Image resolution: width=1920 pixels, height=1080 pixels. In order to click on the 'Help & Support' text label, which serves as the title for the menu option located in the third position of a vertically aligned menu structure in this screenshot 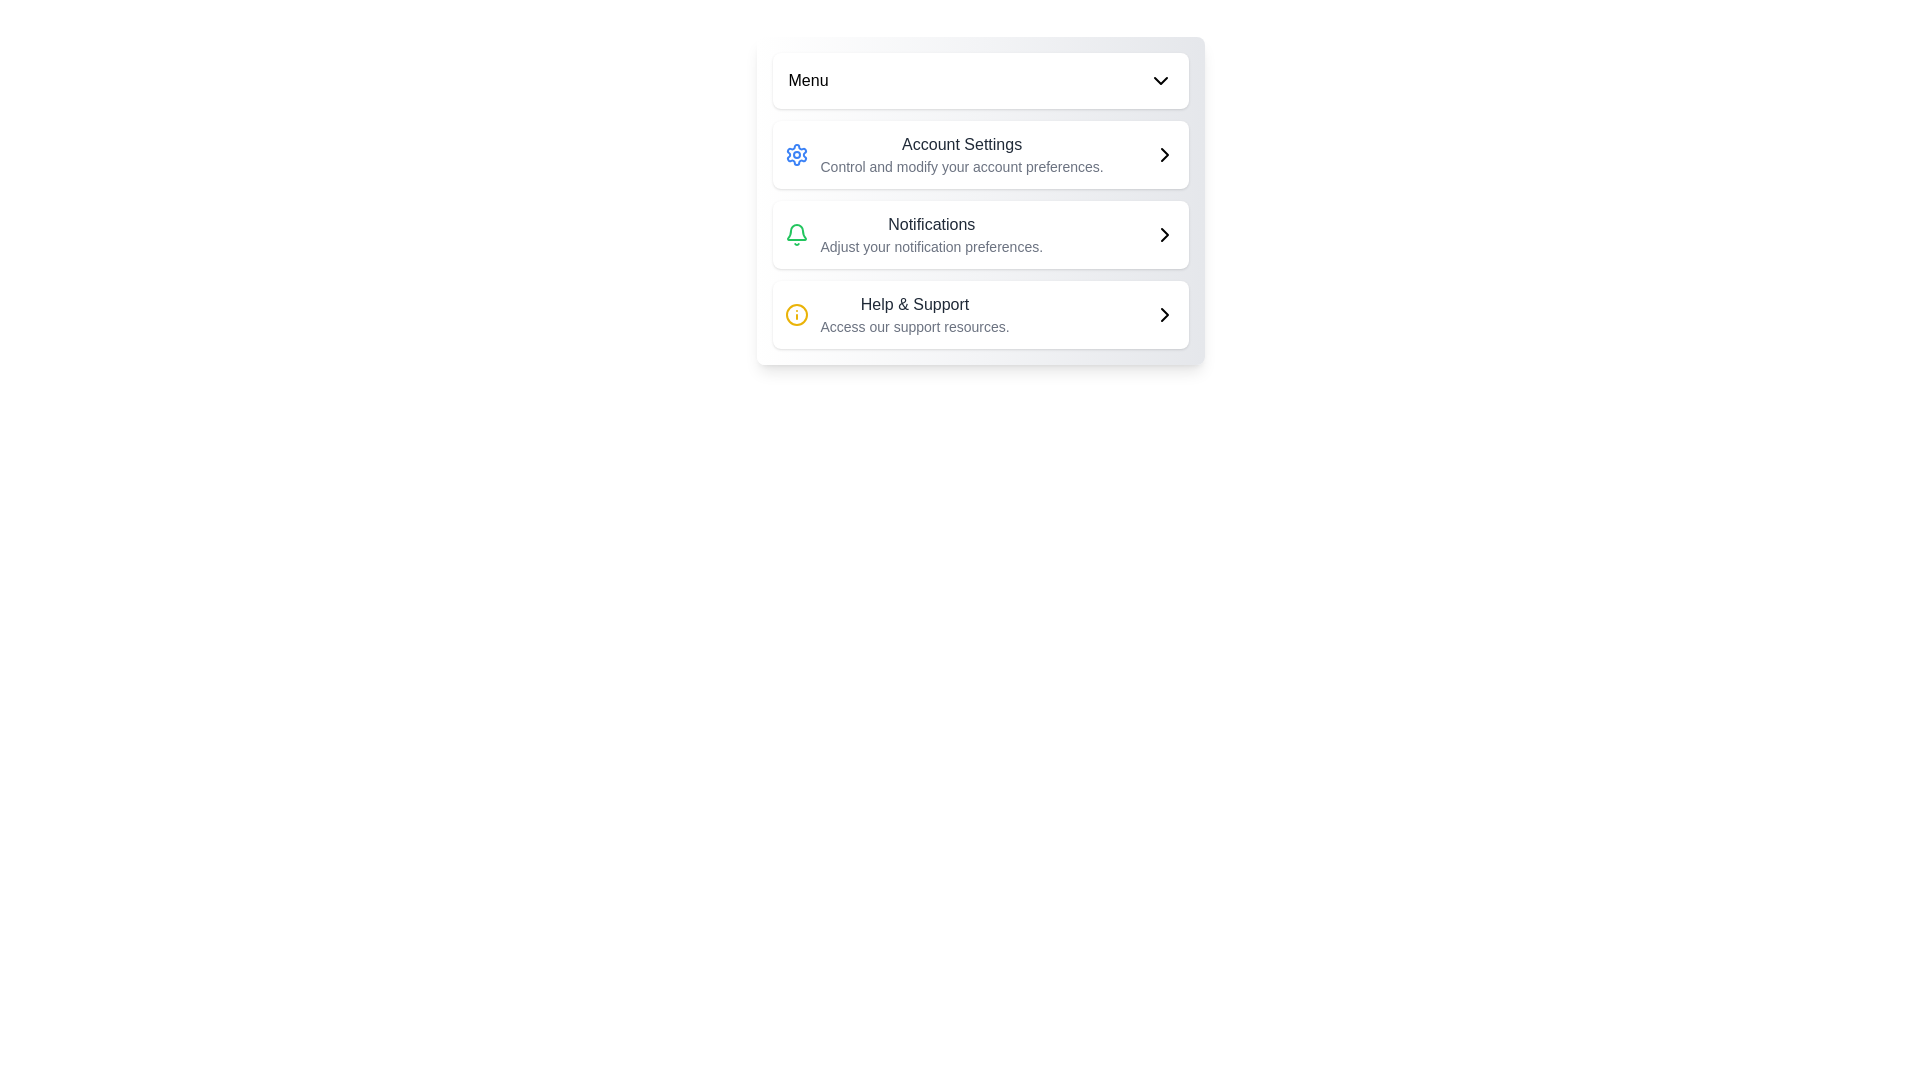, I will do `click(914, 304)`.